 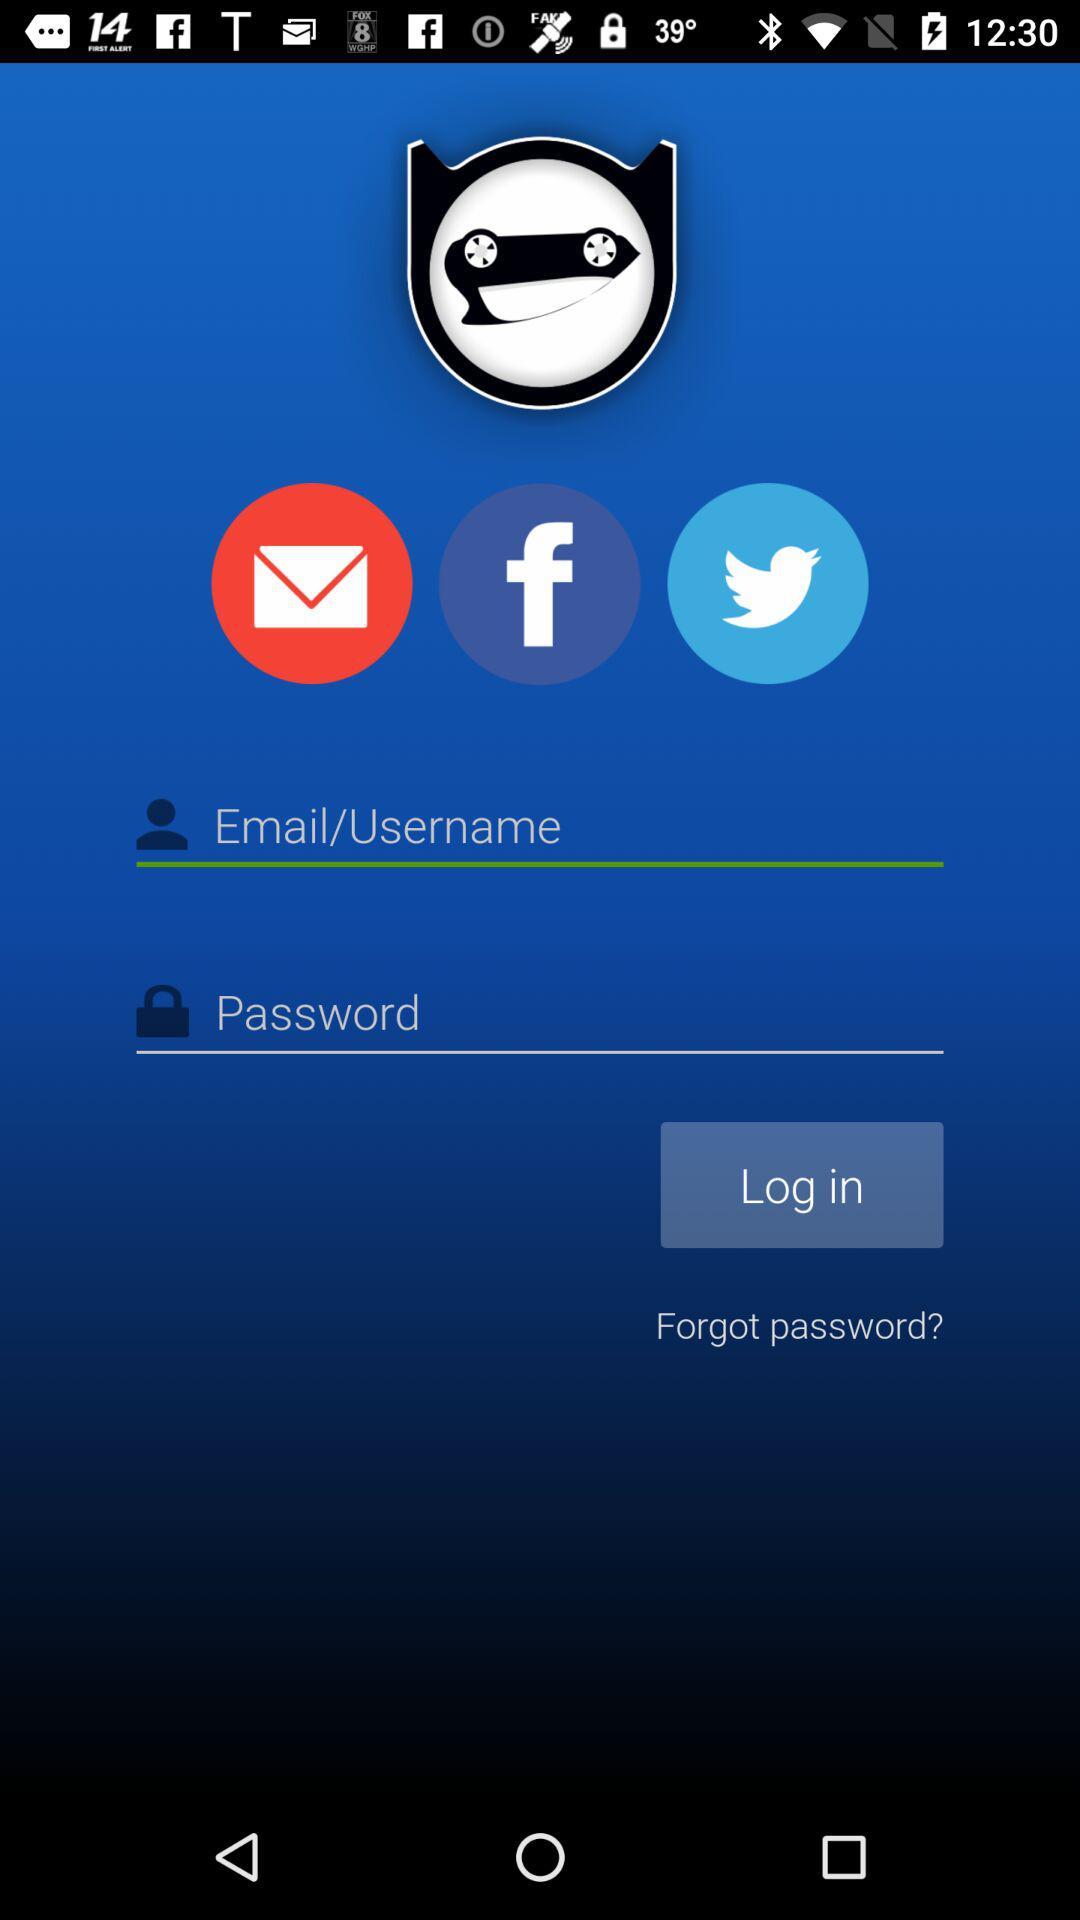 I want to click on the log in icon, so click(x=801, y=1185).